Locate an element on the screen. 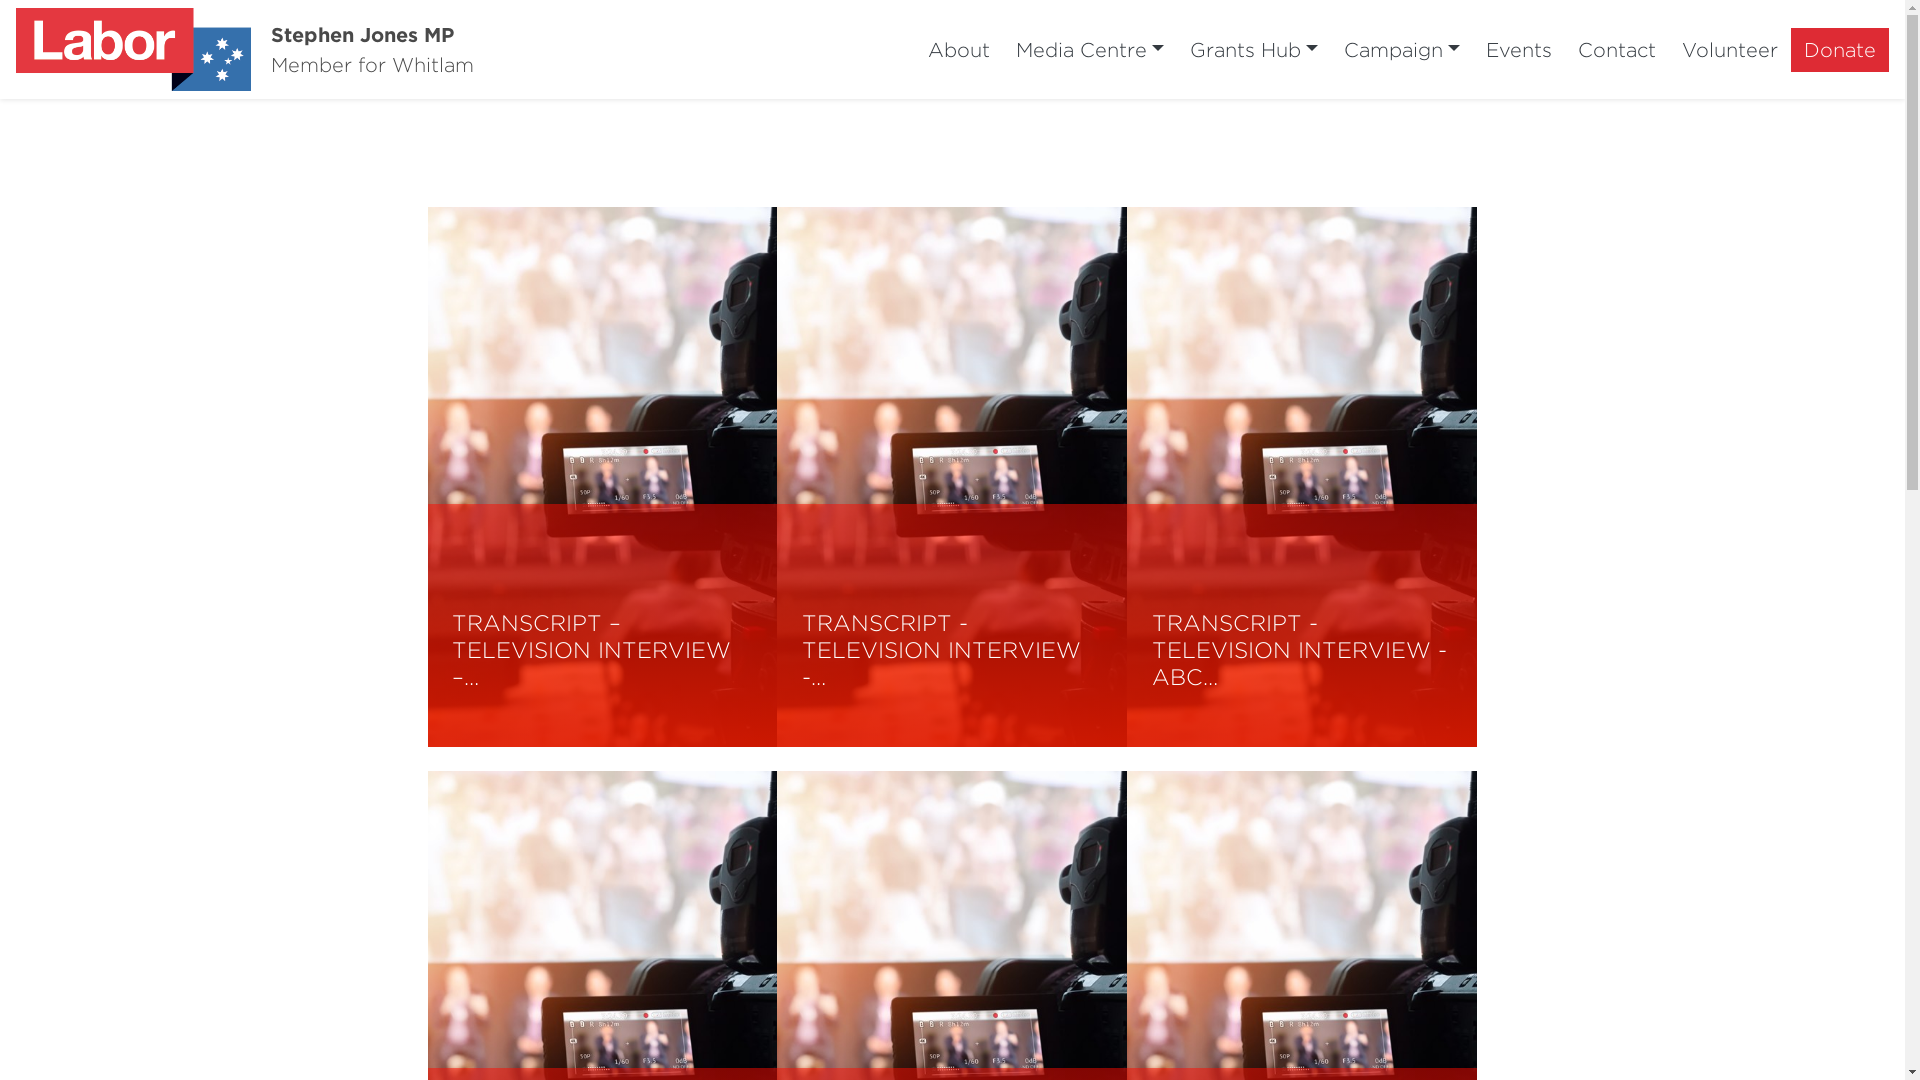  'Events' is located at coordinates (1518, 49).